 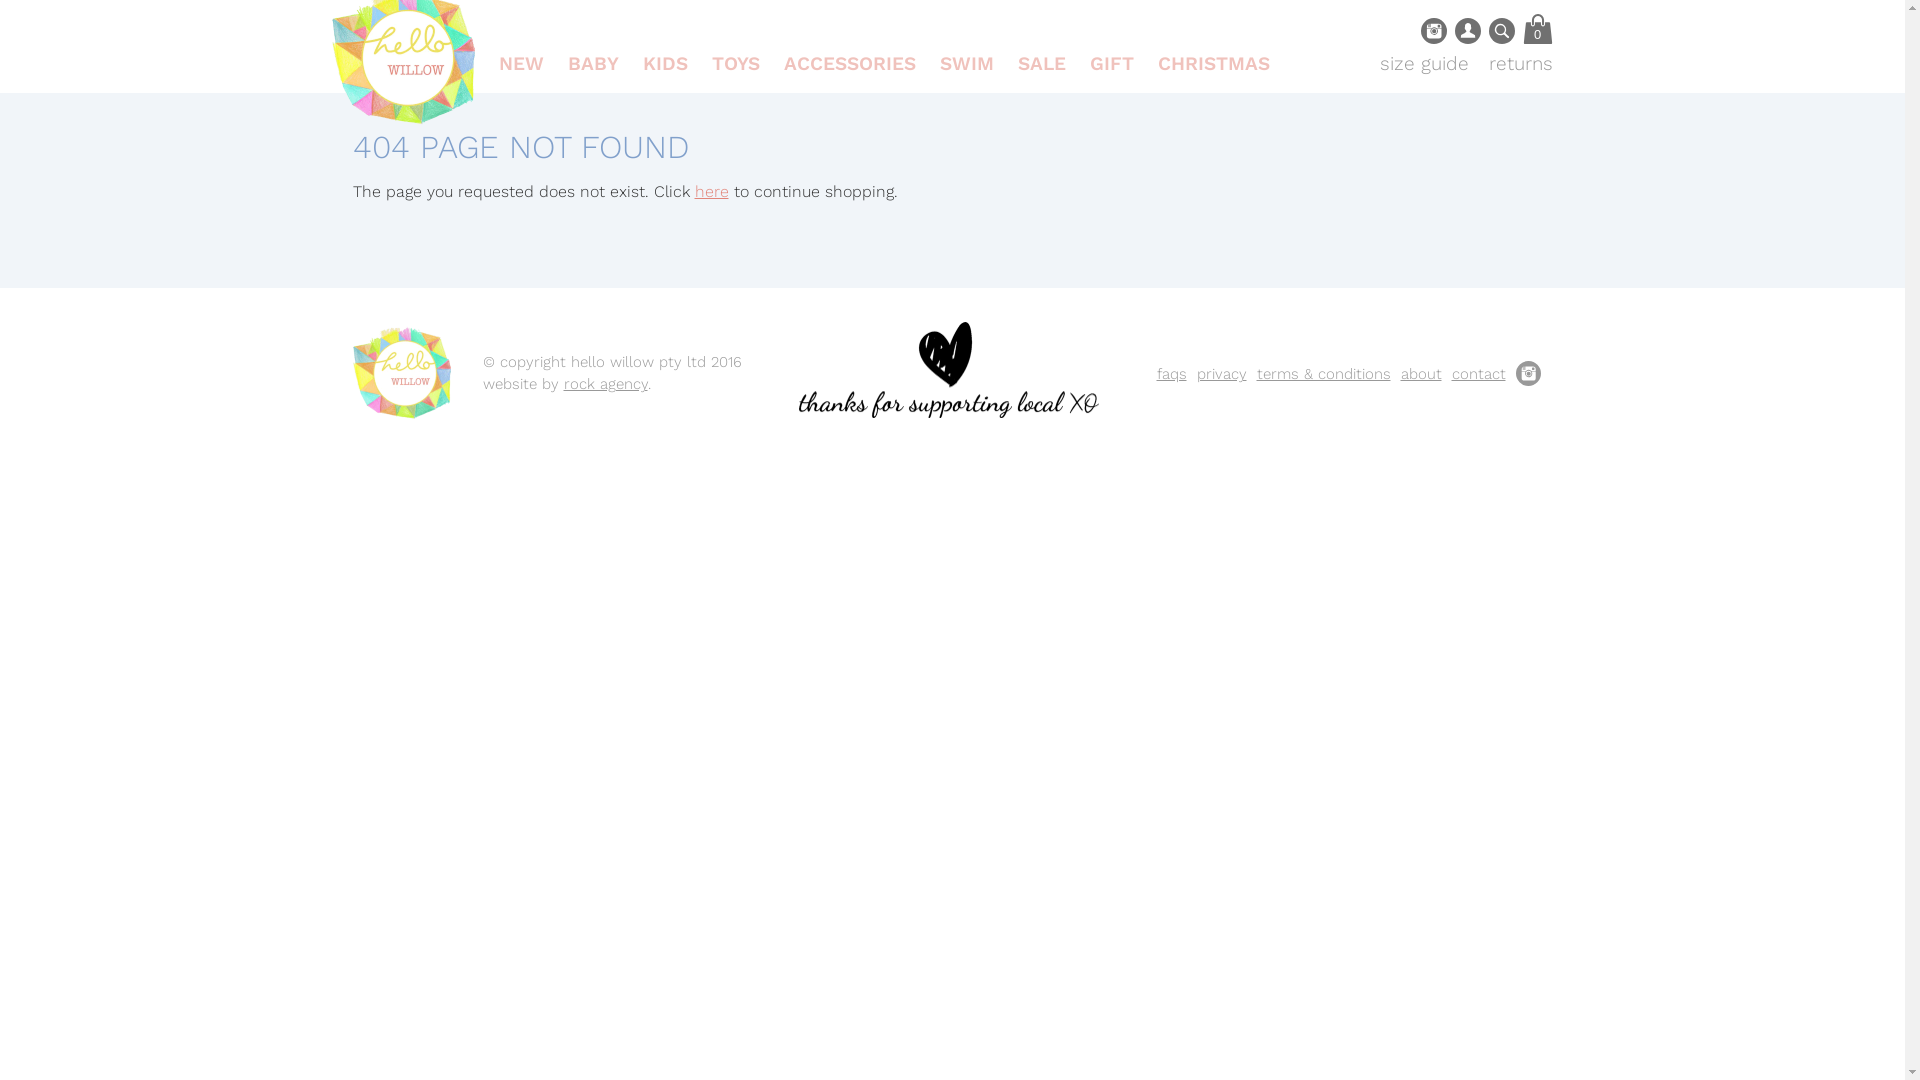 What do you see at coordinates (1171, 374) in the screenshot?
I see `'faqs'` at bounding box center [1171, 374].